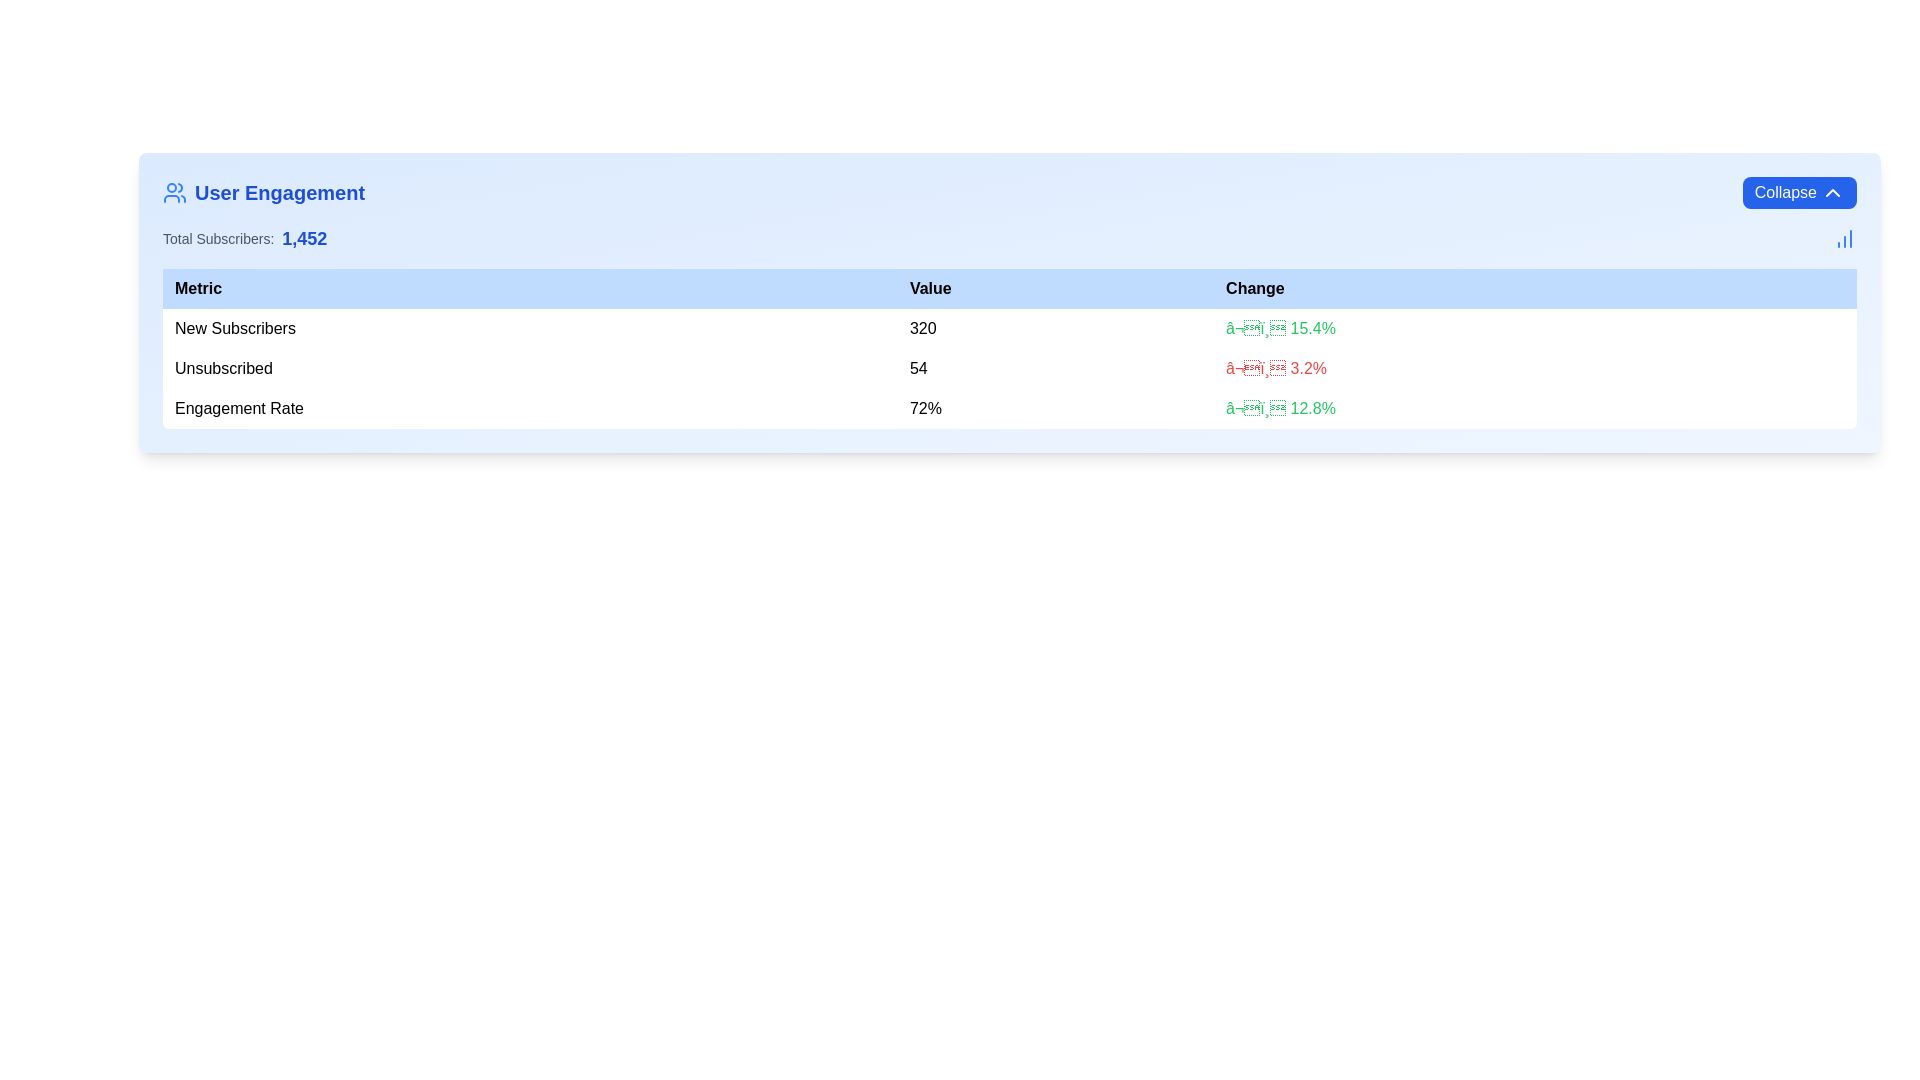 The width and height of the screenshot is (1920, 1080). I want to click on the text label displaying 'Total Subscribers:' which is in a small gray font and located to the left of the number '1,452', so click(218, 238).